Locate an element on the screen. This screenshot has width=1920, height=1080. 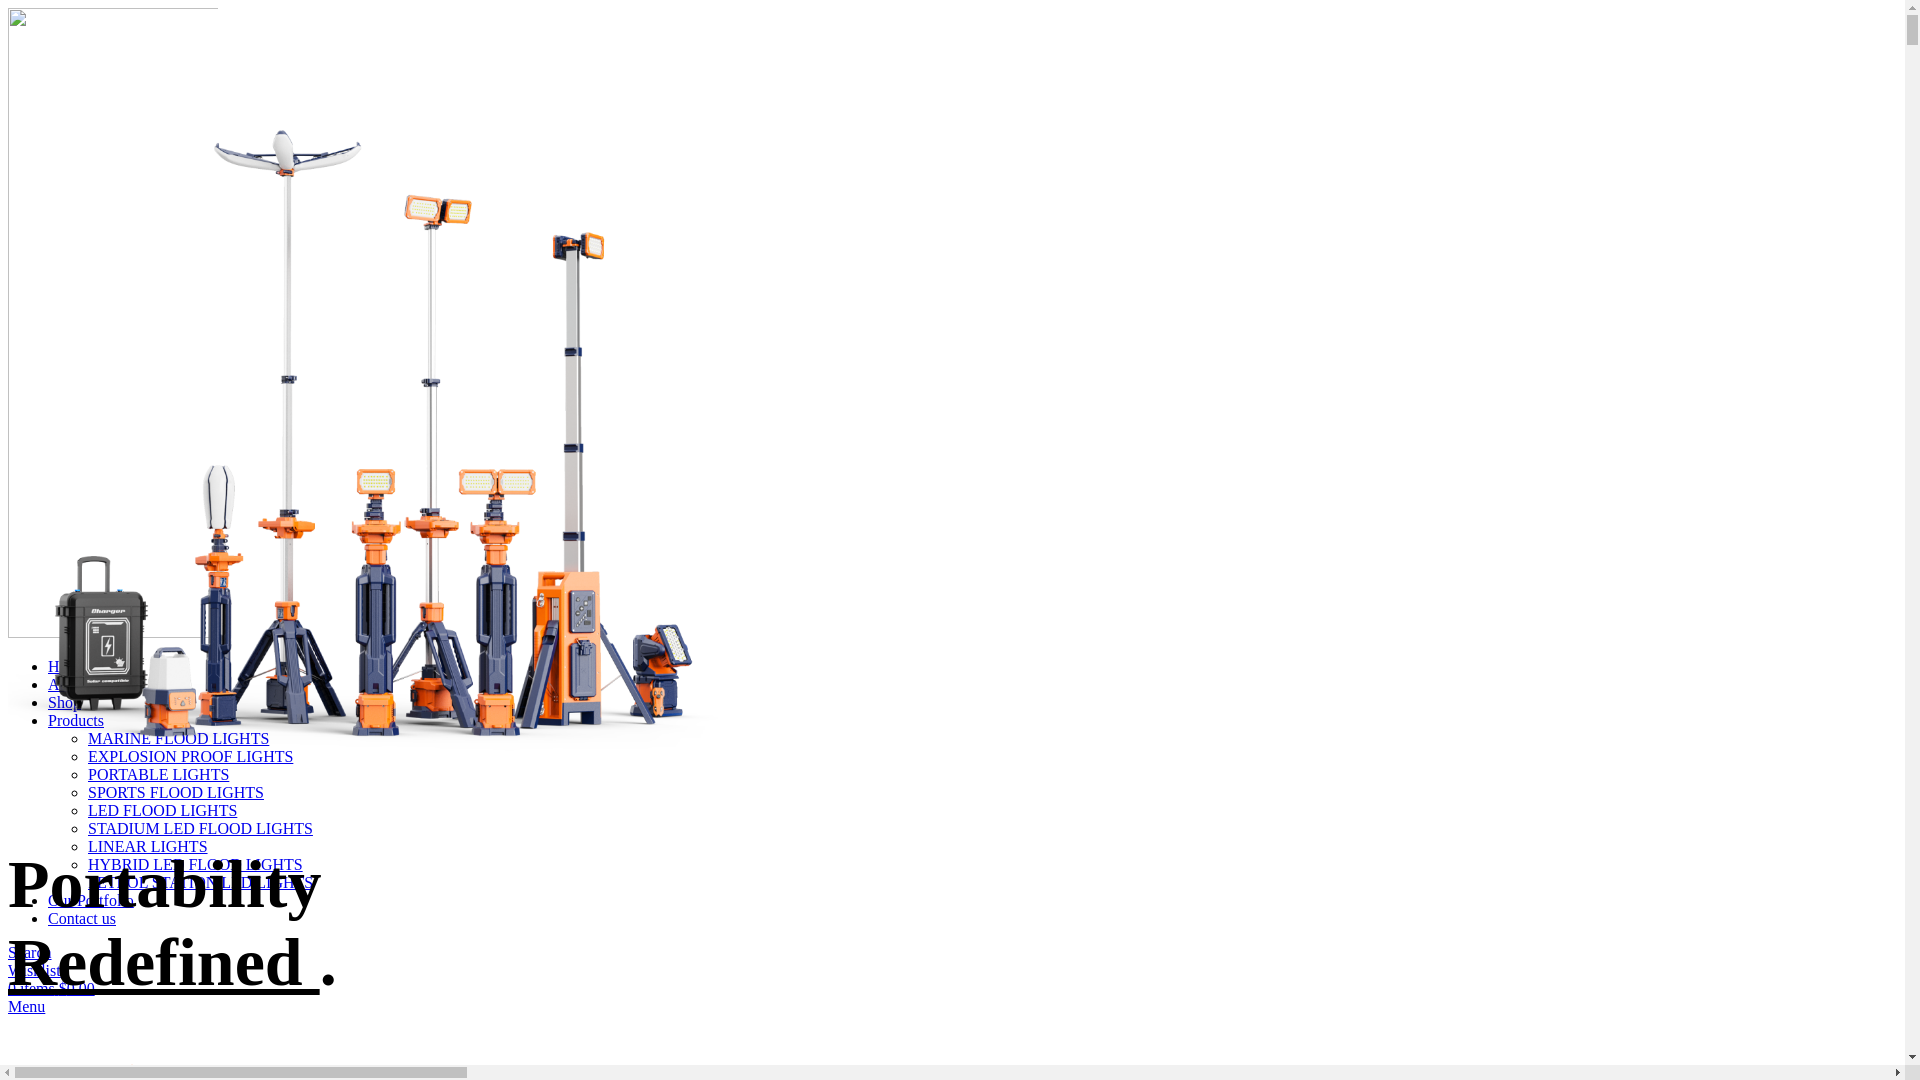
'Search' is located at coordinates (29, 951).